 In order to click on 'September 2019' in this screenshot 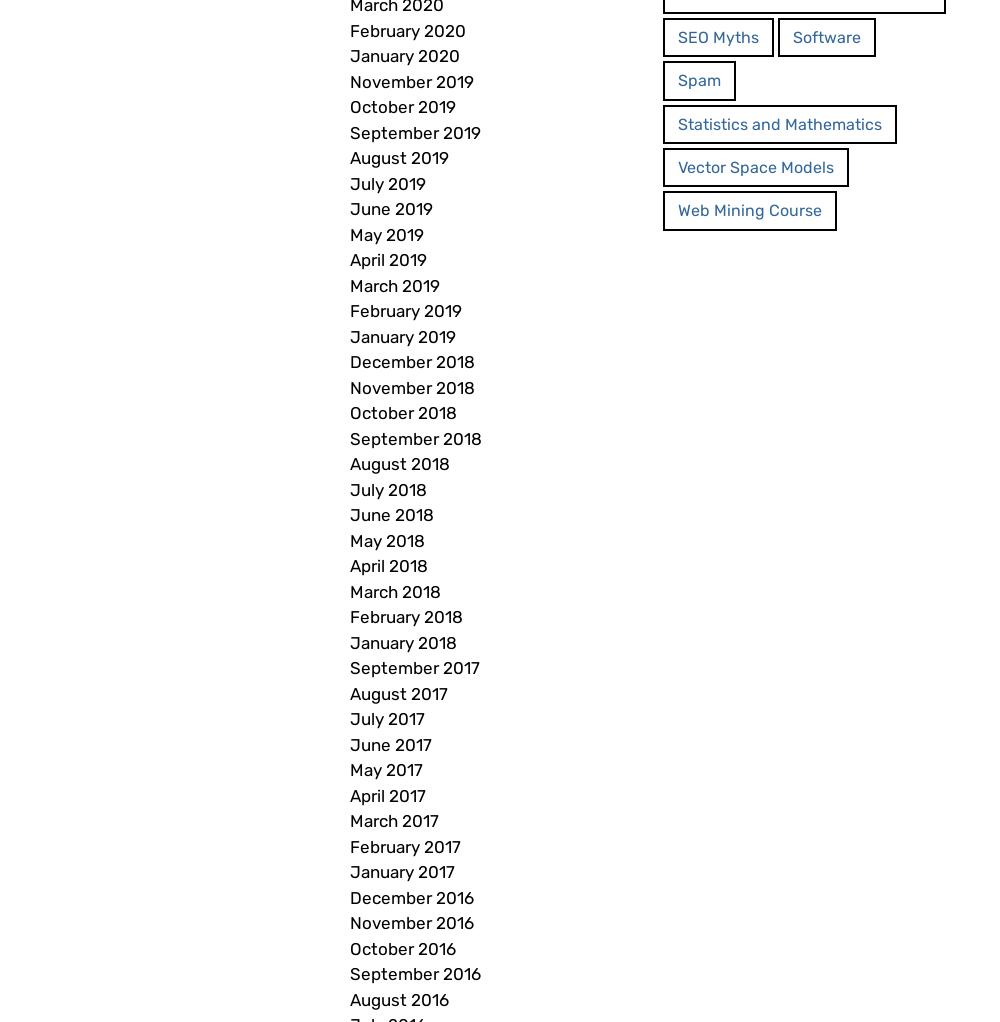, I will do `click(349, 132)`.